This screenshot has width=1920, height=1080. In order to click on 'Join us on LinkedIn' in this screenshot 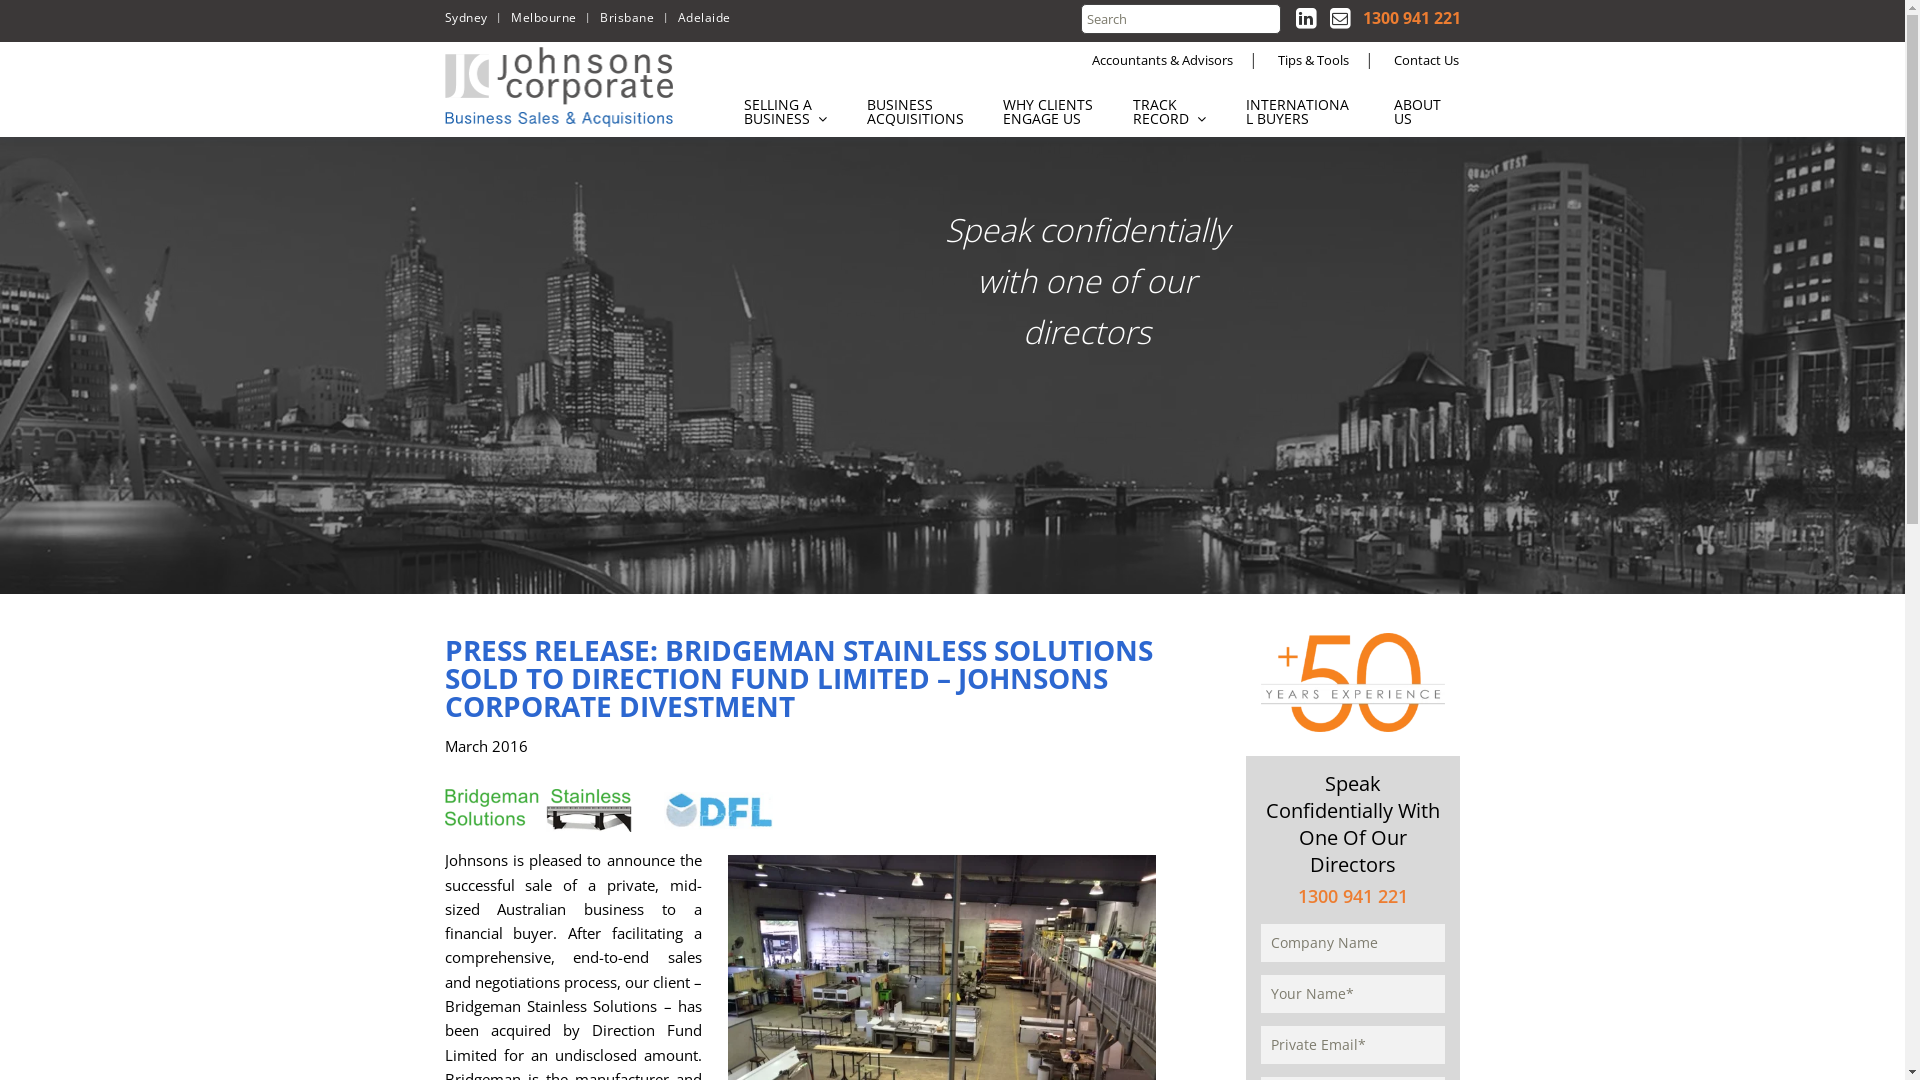, I will do `click(1305, 16)`.